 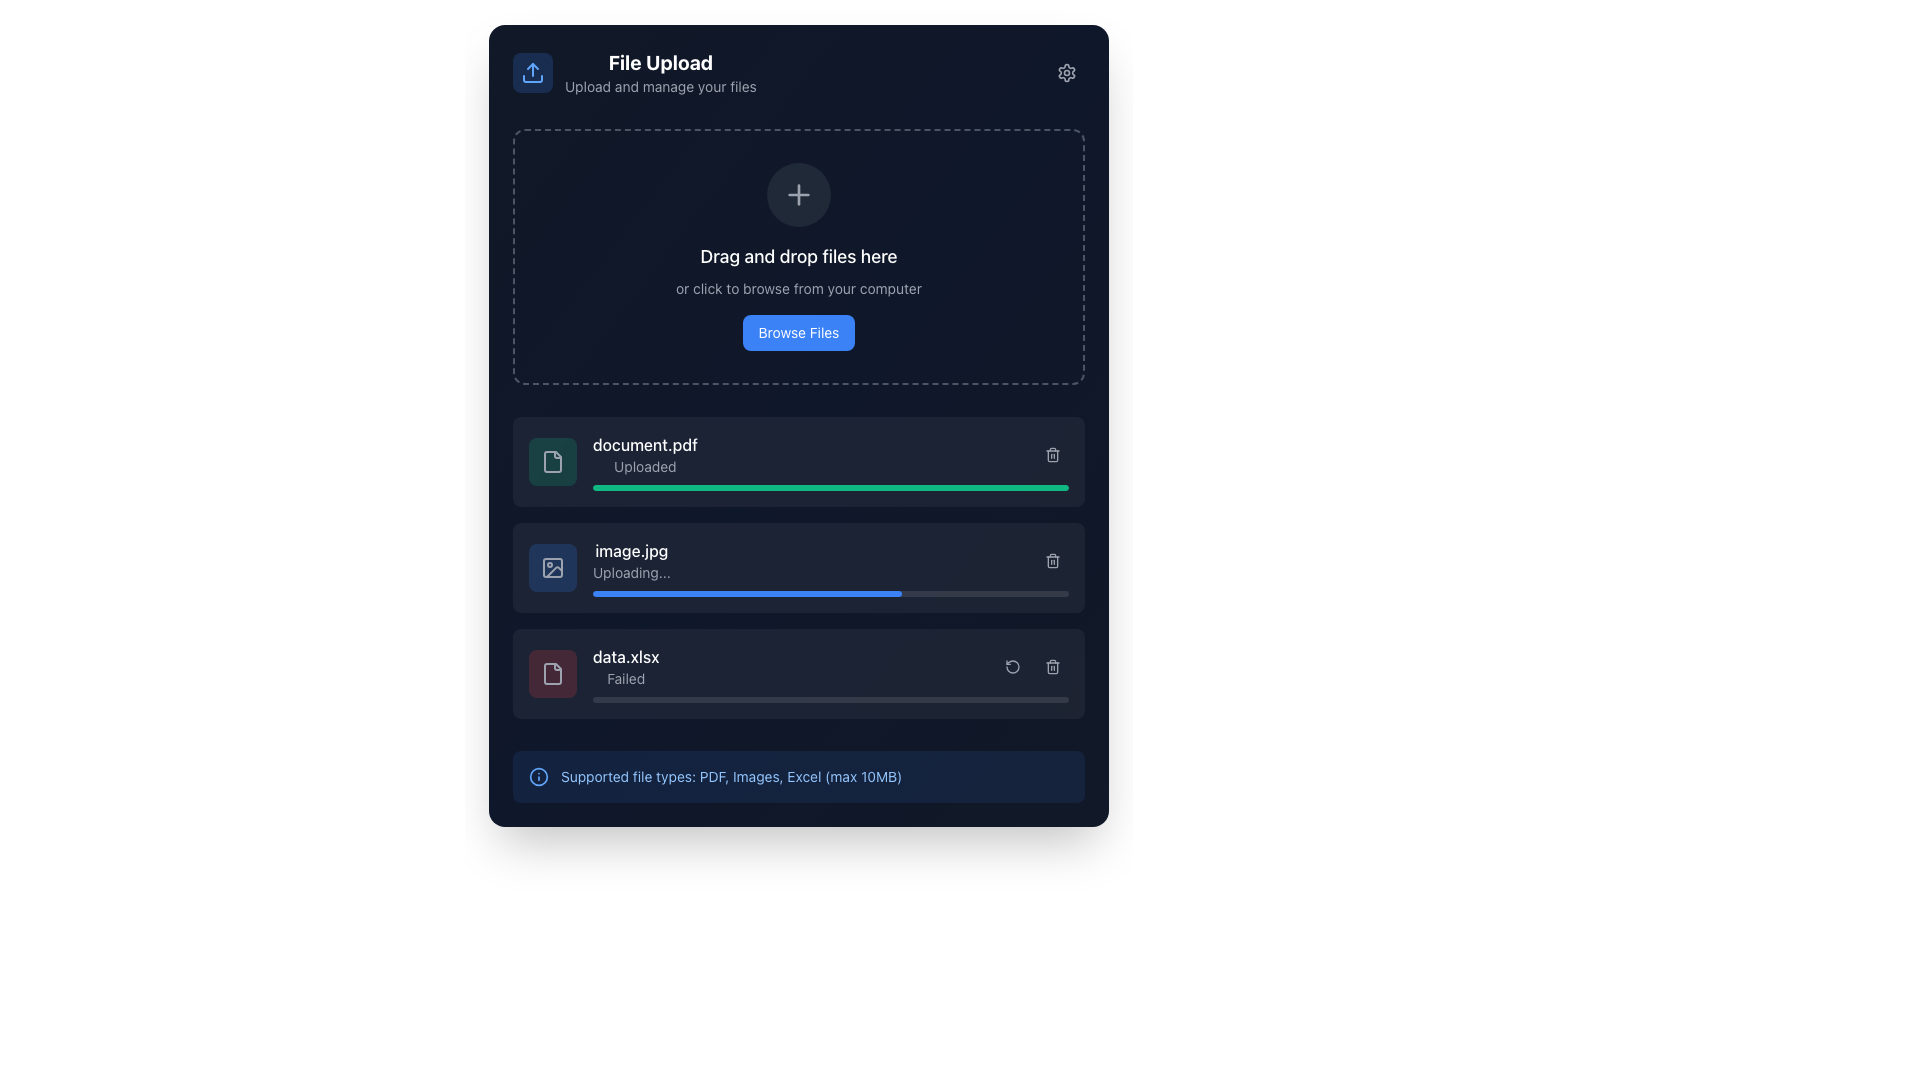 What do you see at coordinates (1051, 562) in the screenshot?
I see `the trash bin icon located in the top-right section of the interface to trigger a delete action` at bounding box center [1051, 562].